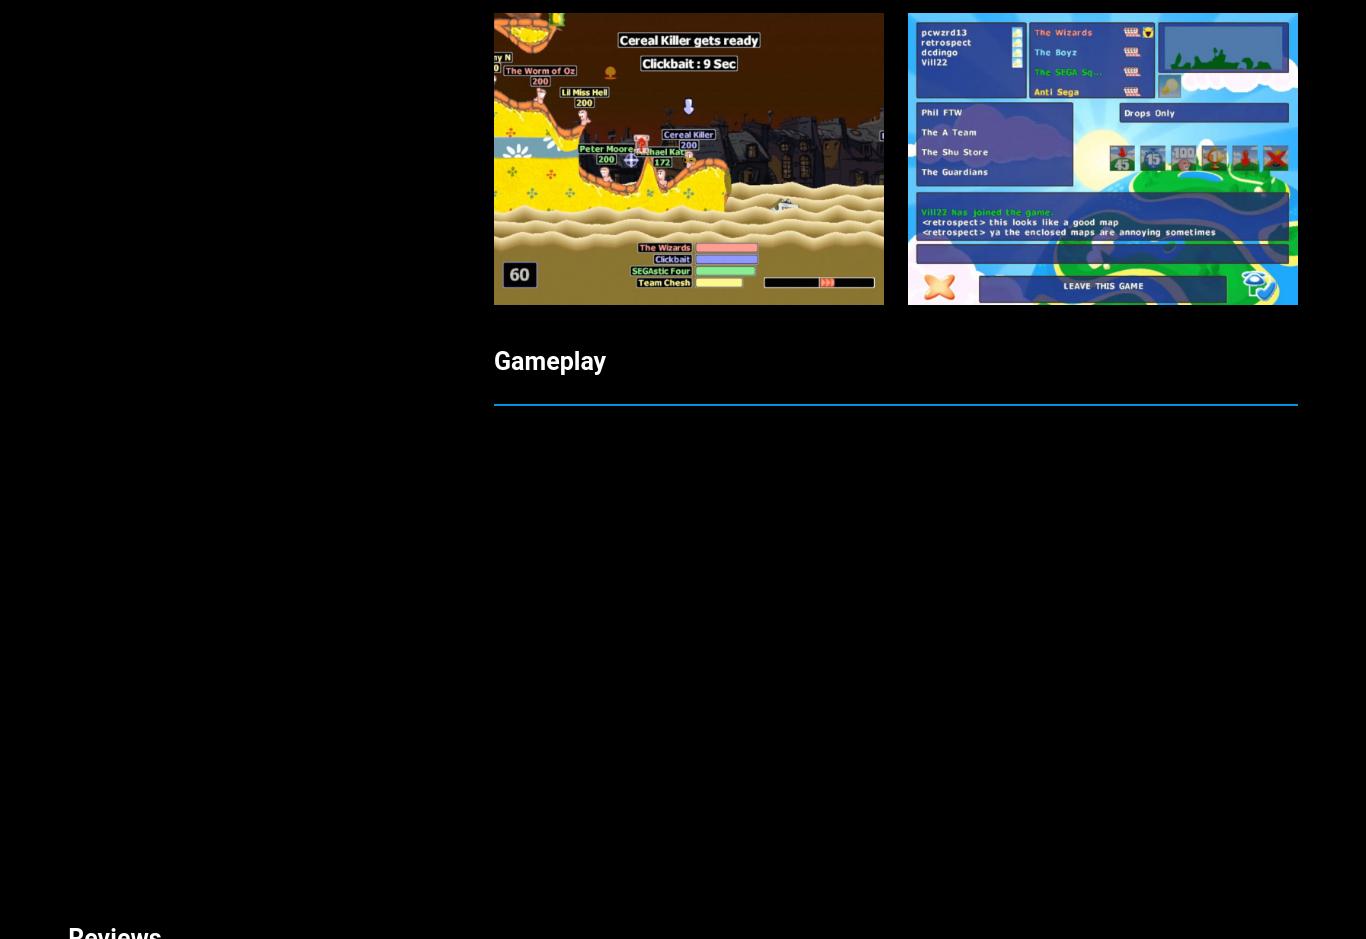  Describe the element at coordinates (252, 55) in the screenshot. I see `'One of the best games out there.'` at that location.